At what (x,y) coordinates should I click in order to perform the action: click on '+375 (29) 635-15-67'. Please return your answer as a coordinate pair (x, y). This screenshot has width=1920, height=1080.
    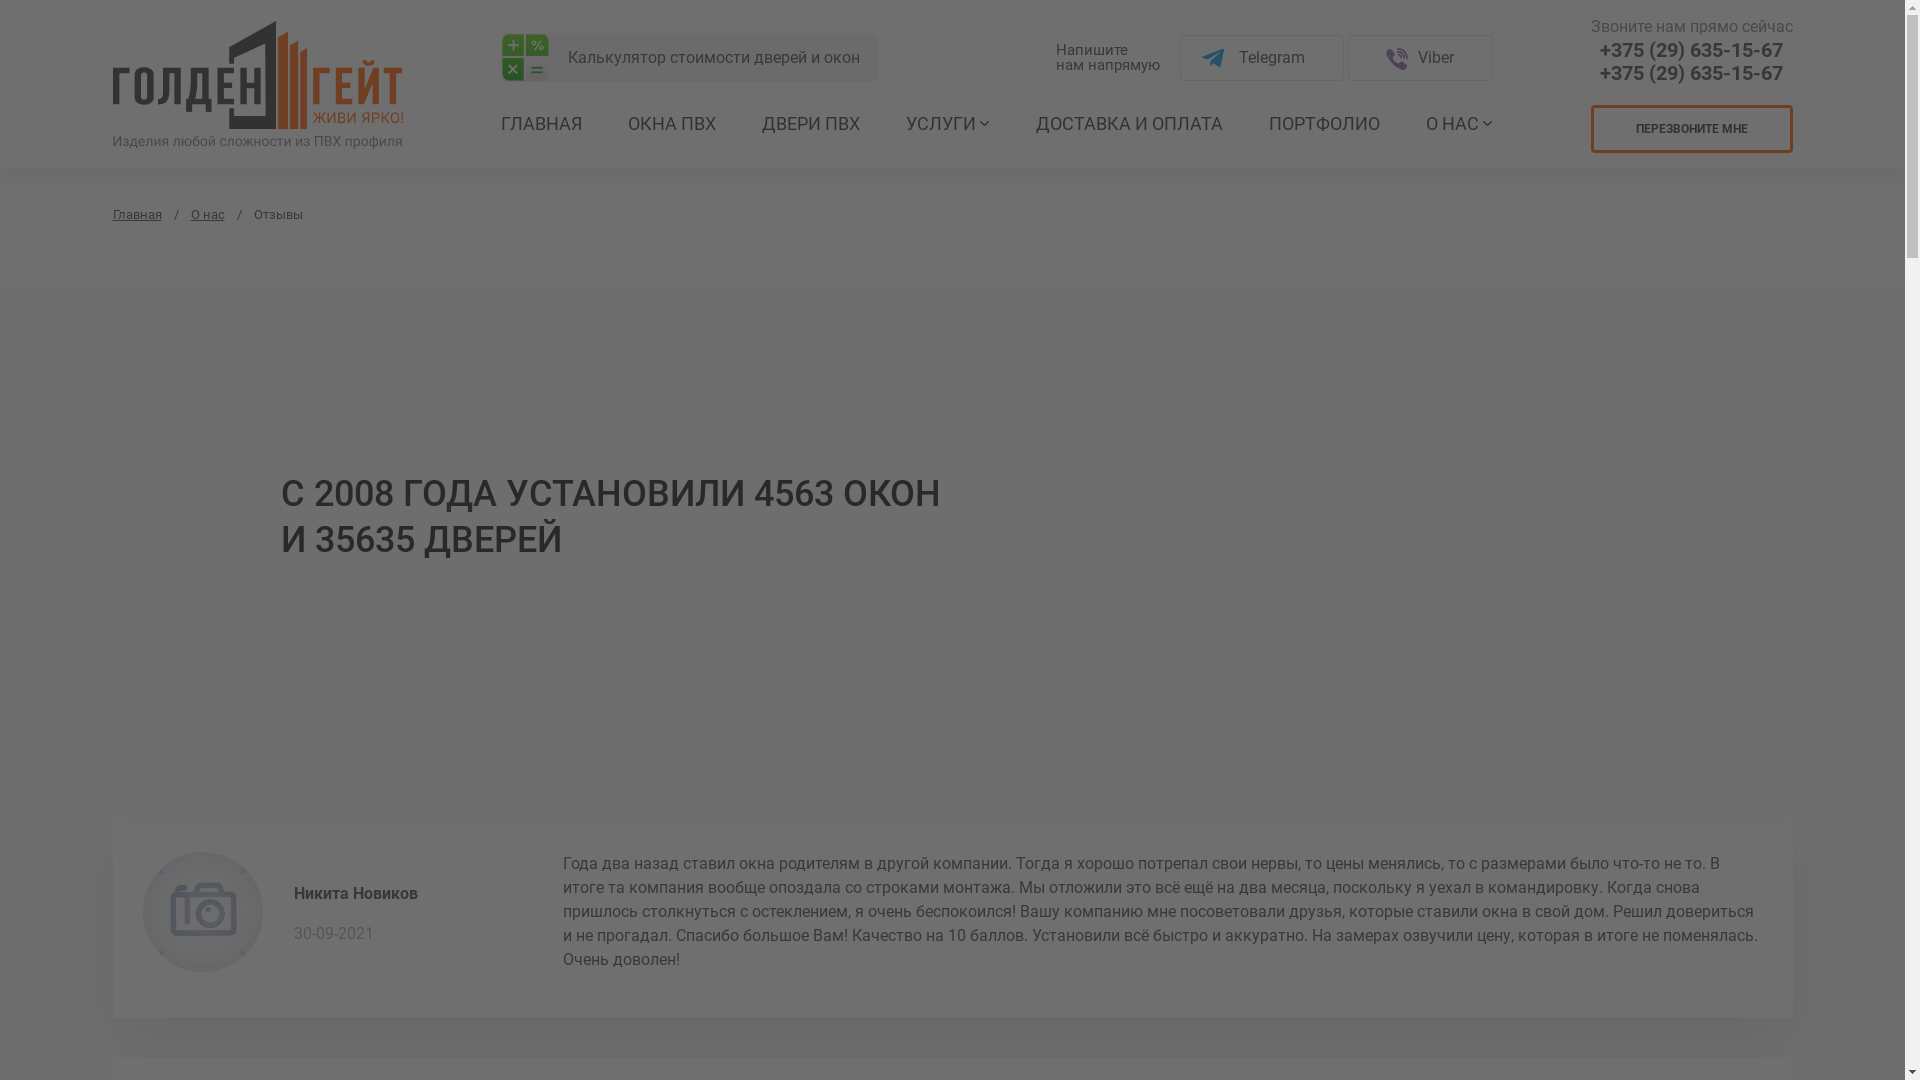
    Looking at the image, I should click on (1690, 72).